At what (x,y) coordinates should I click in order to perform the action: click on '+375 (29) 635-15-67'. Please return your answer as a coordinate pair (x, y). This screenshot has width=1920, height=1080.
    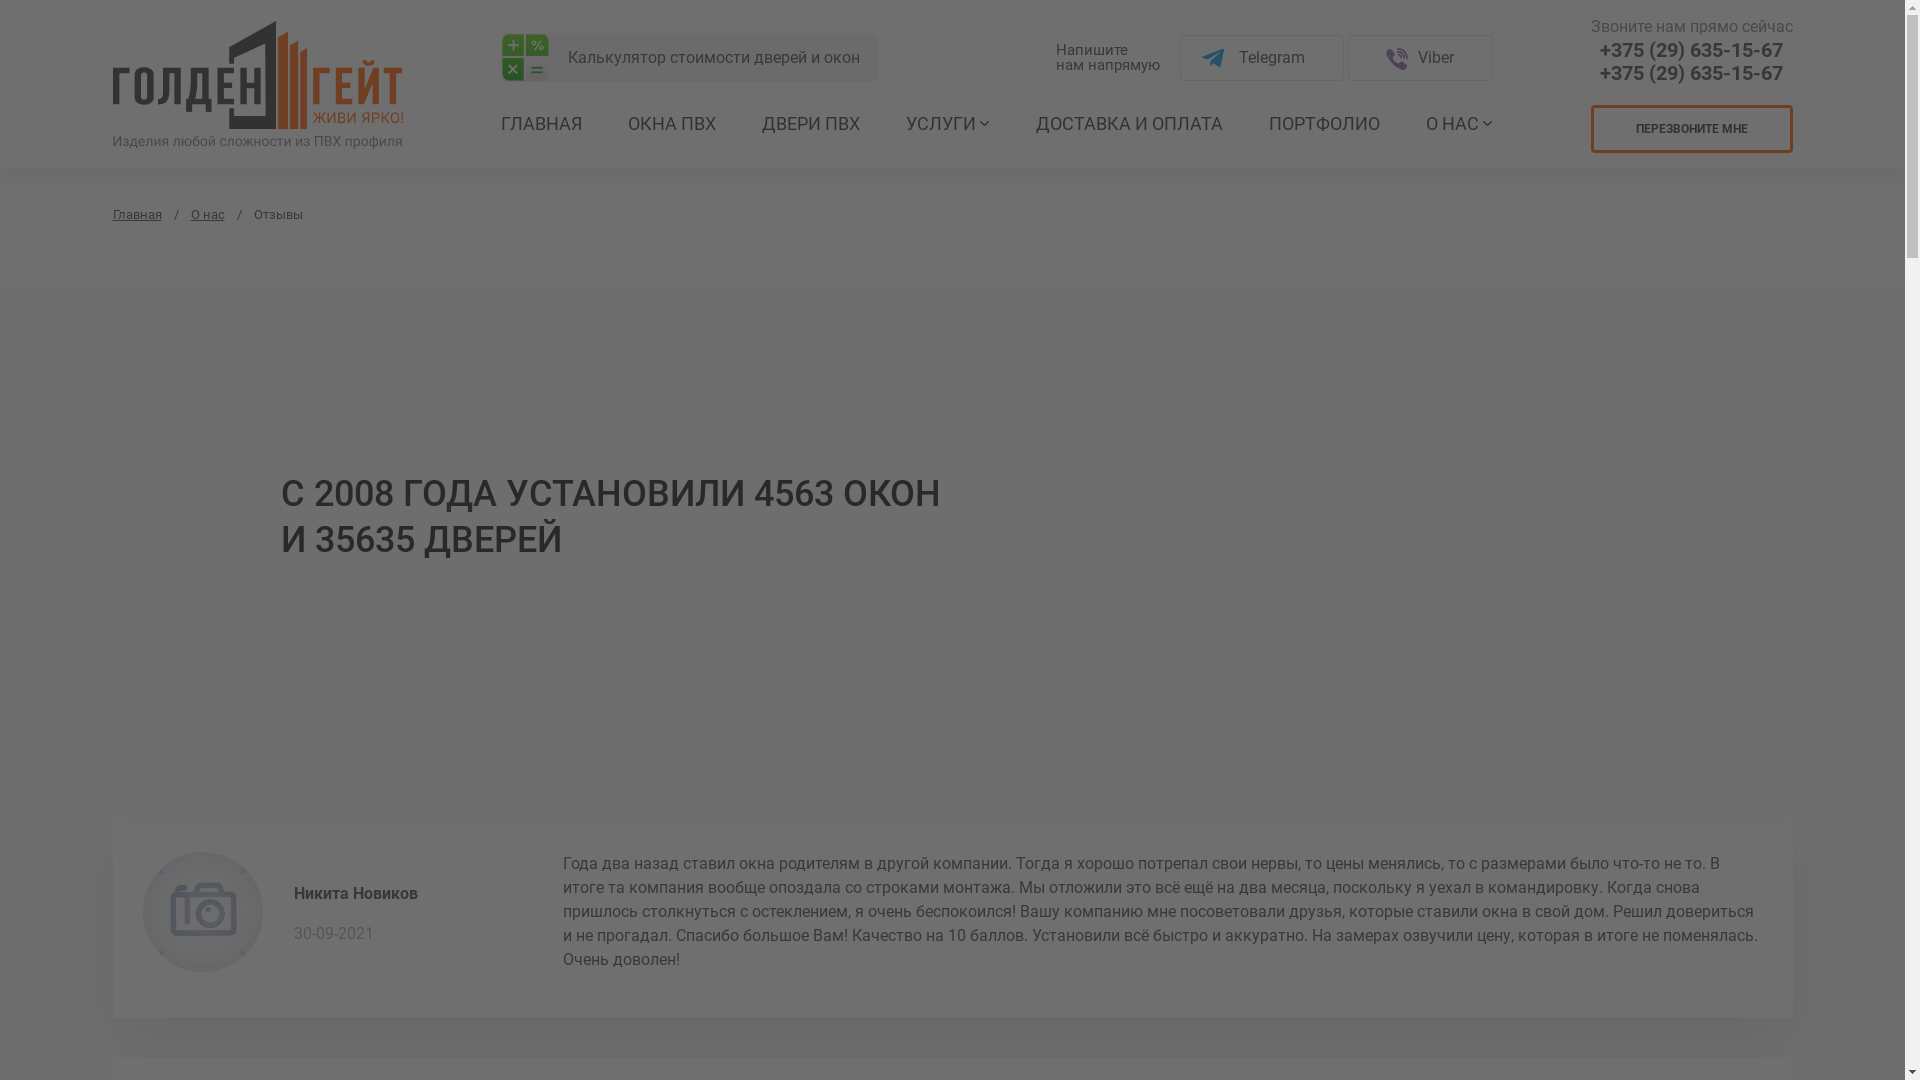
    Looking at the image, I should click on (1690, 72).